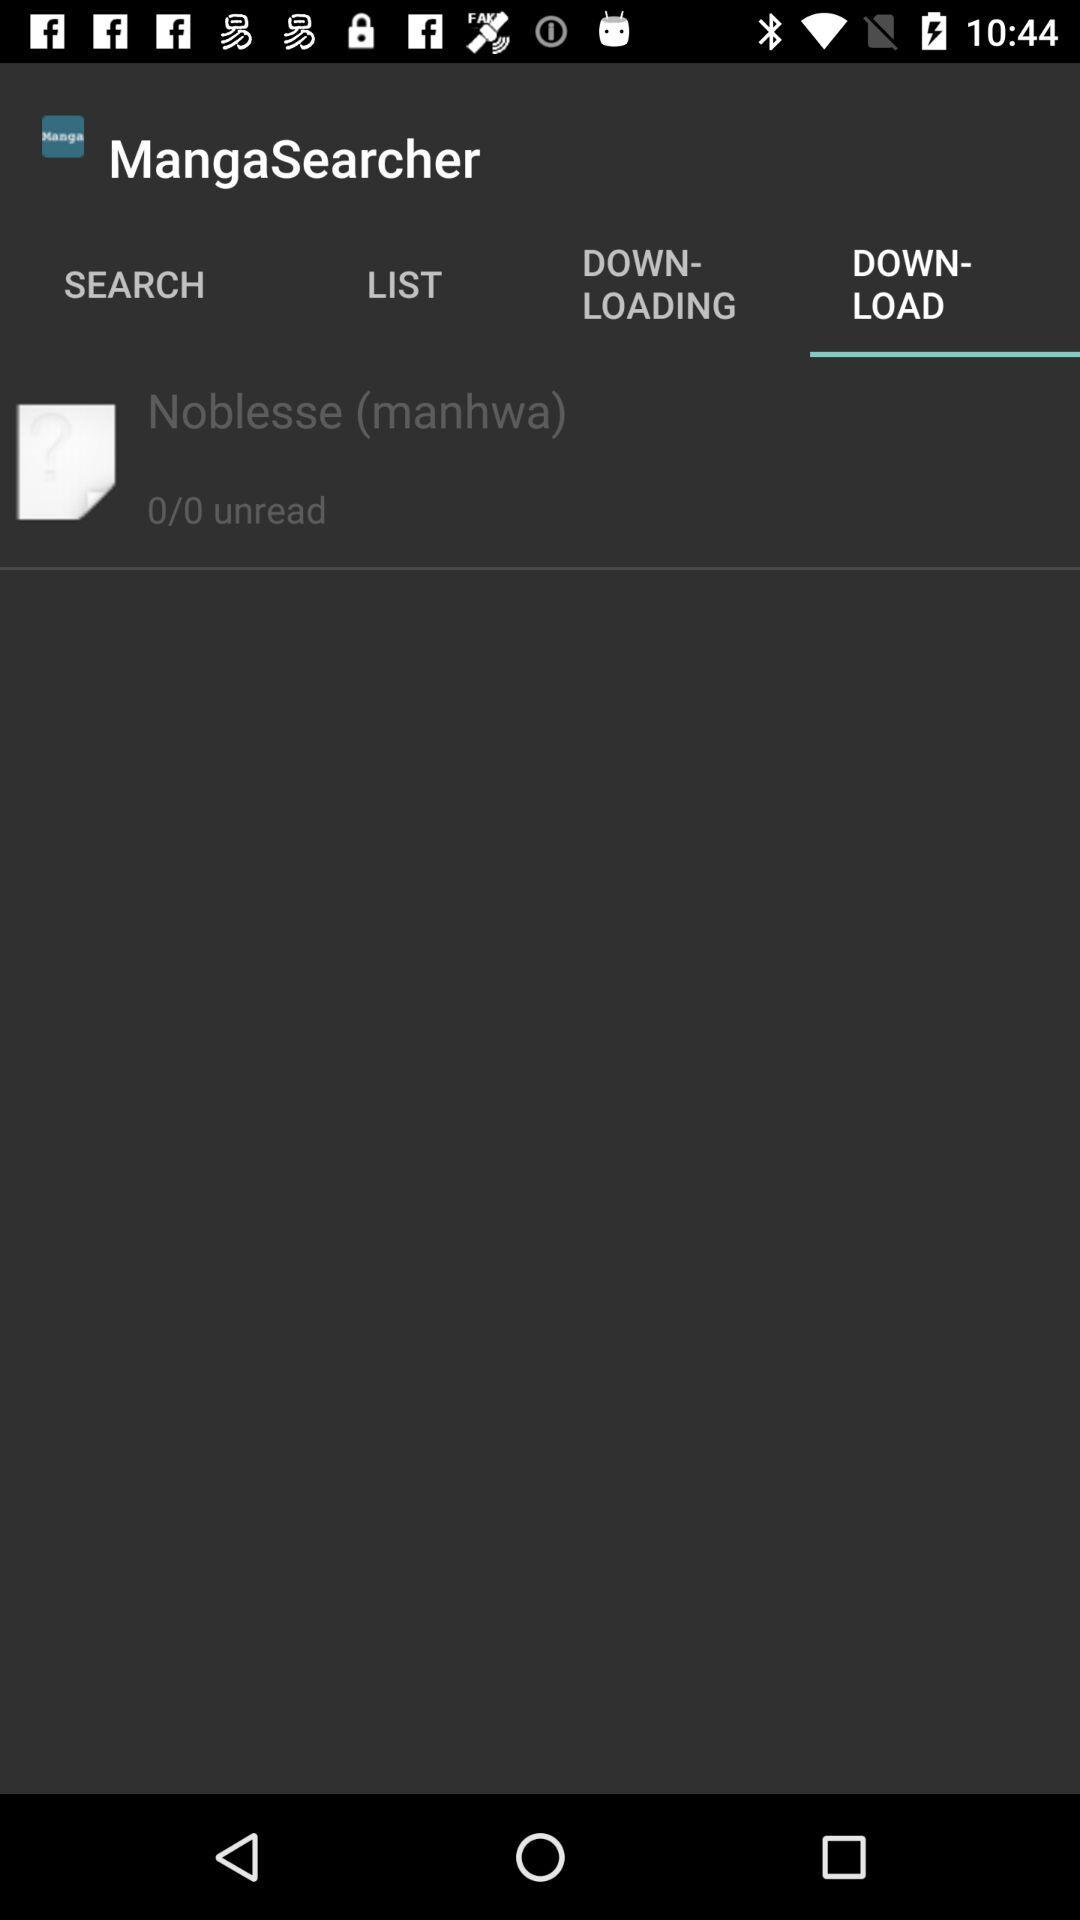 This screenshot has width=1080, height=1920. What do you see at coordinates (235, 487) in the screenshot?
I see `item below the noblesse (manhwa) icon` at bounding box center [235, 487].